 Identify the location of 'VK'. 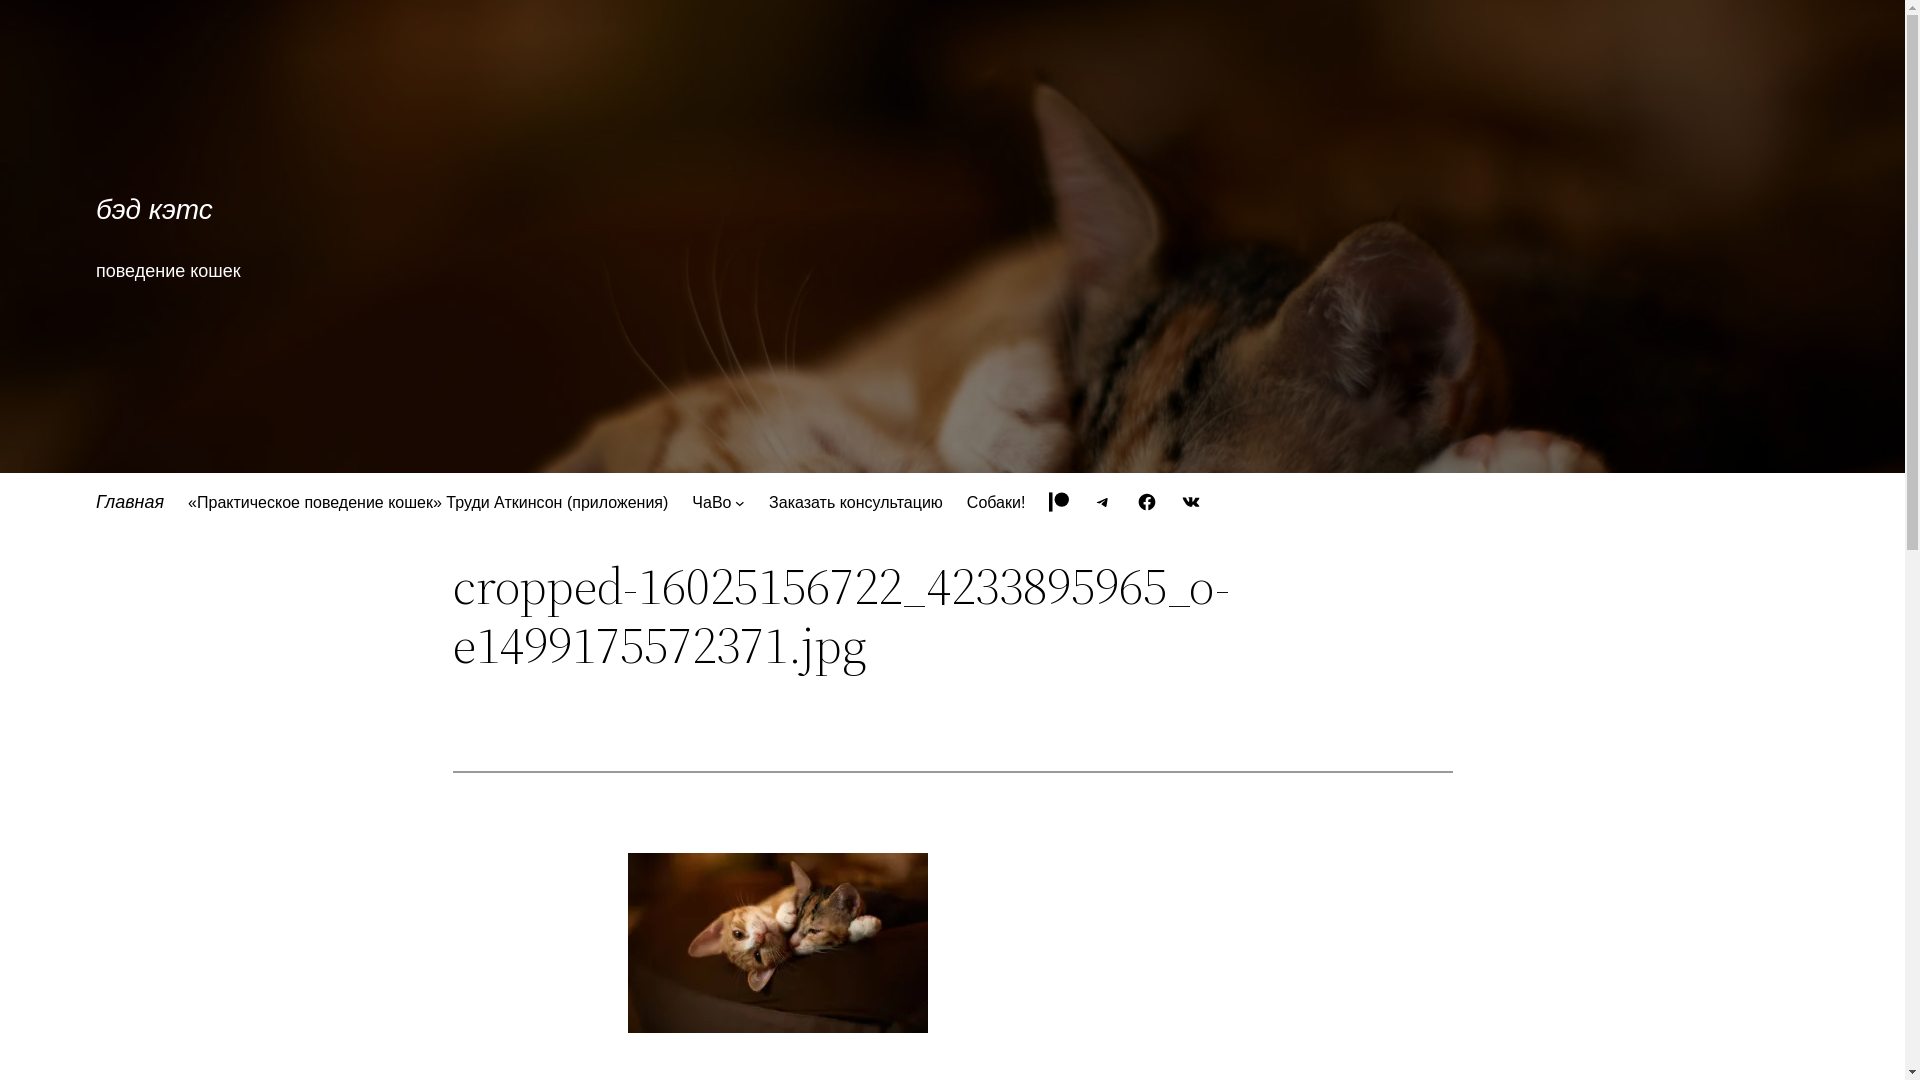
(1190, 500).